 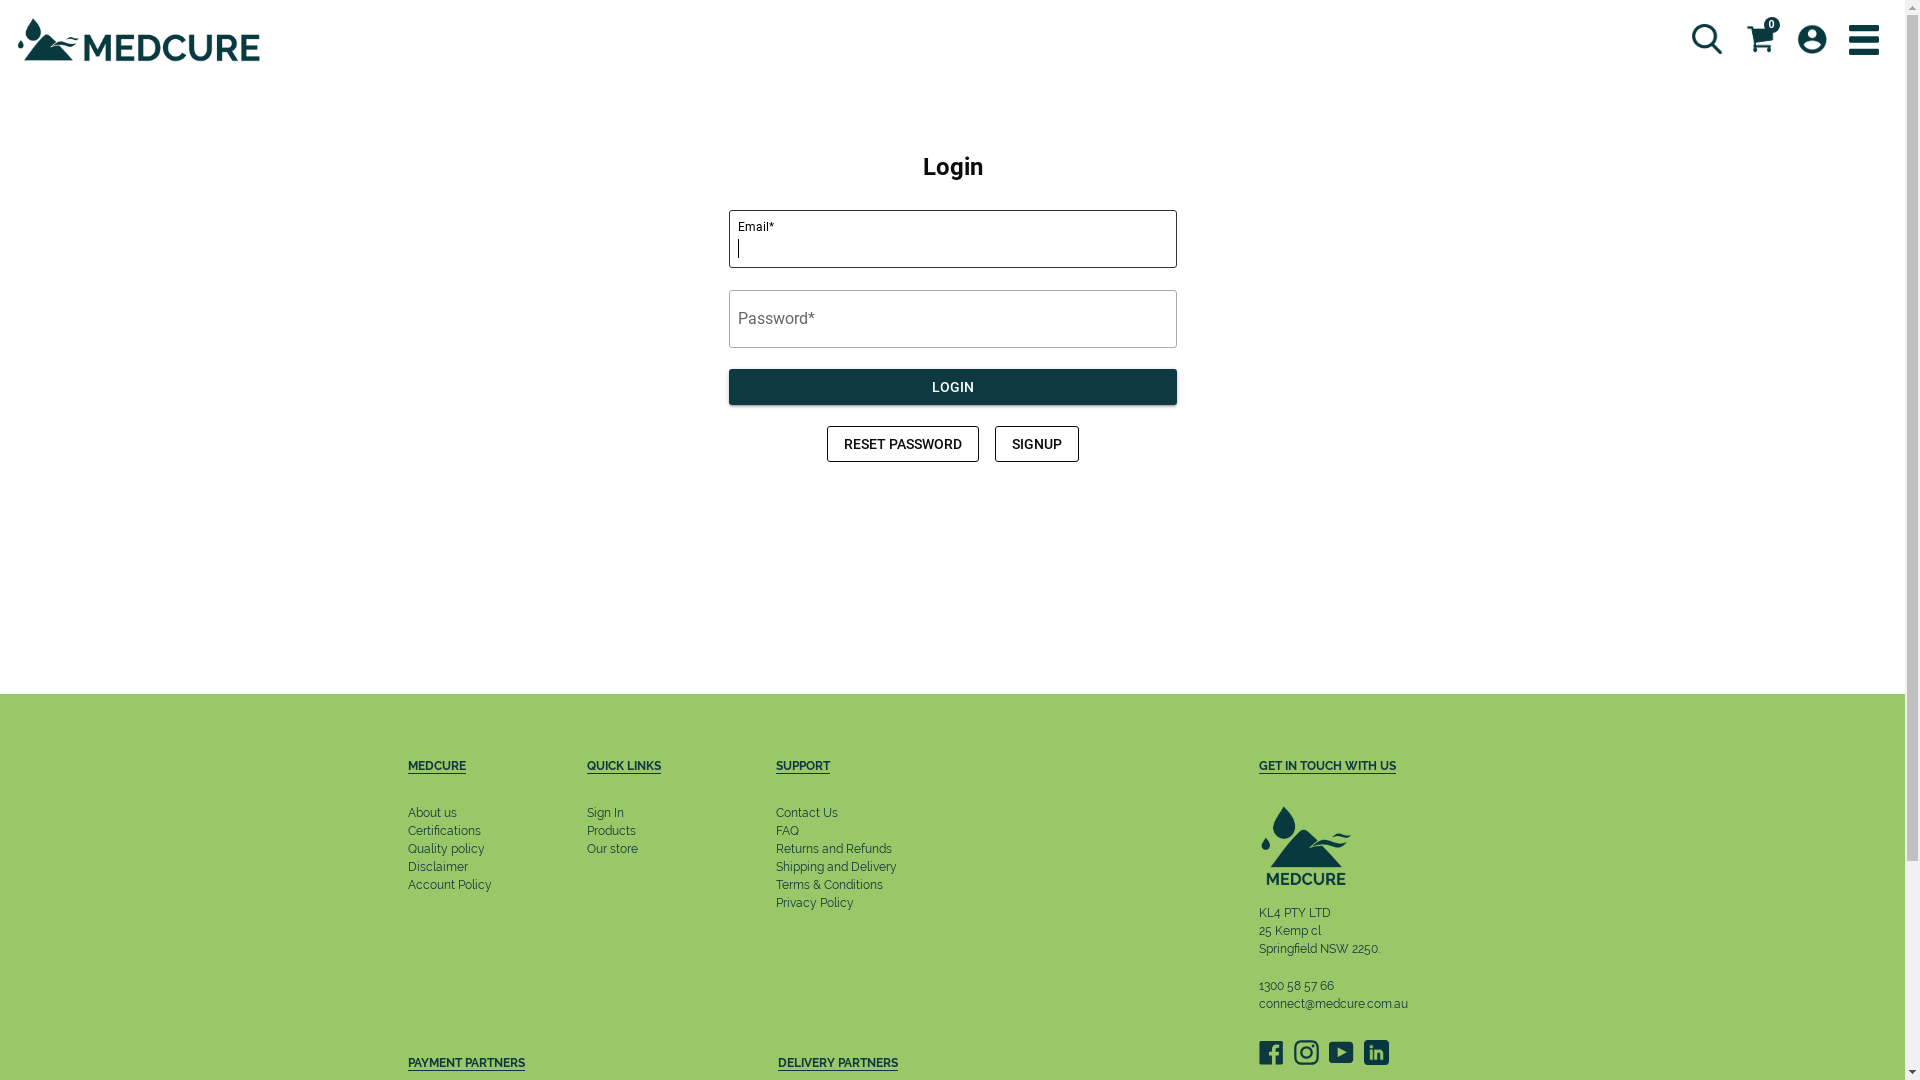 I want to click on 'Facebook', so click(x=1269, y=1051).